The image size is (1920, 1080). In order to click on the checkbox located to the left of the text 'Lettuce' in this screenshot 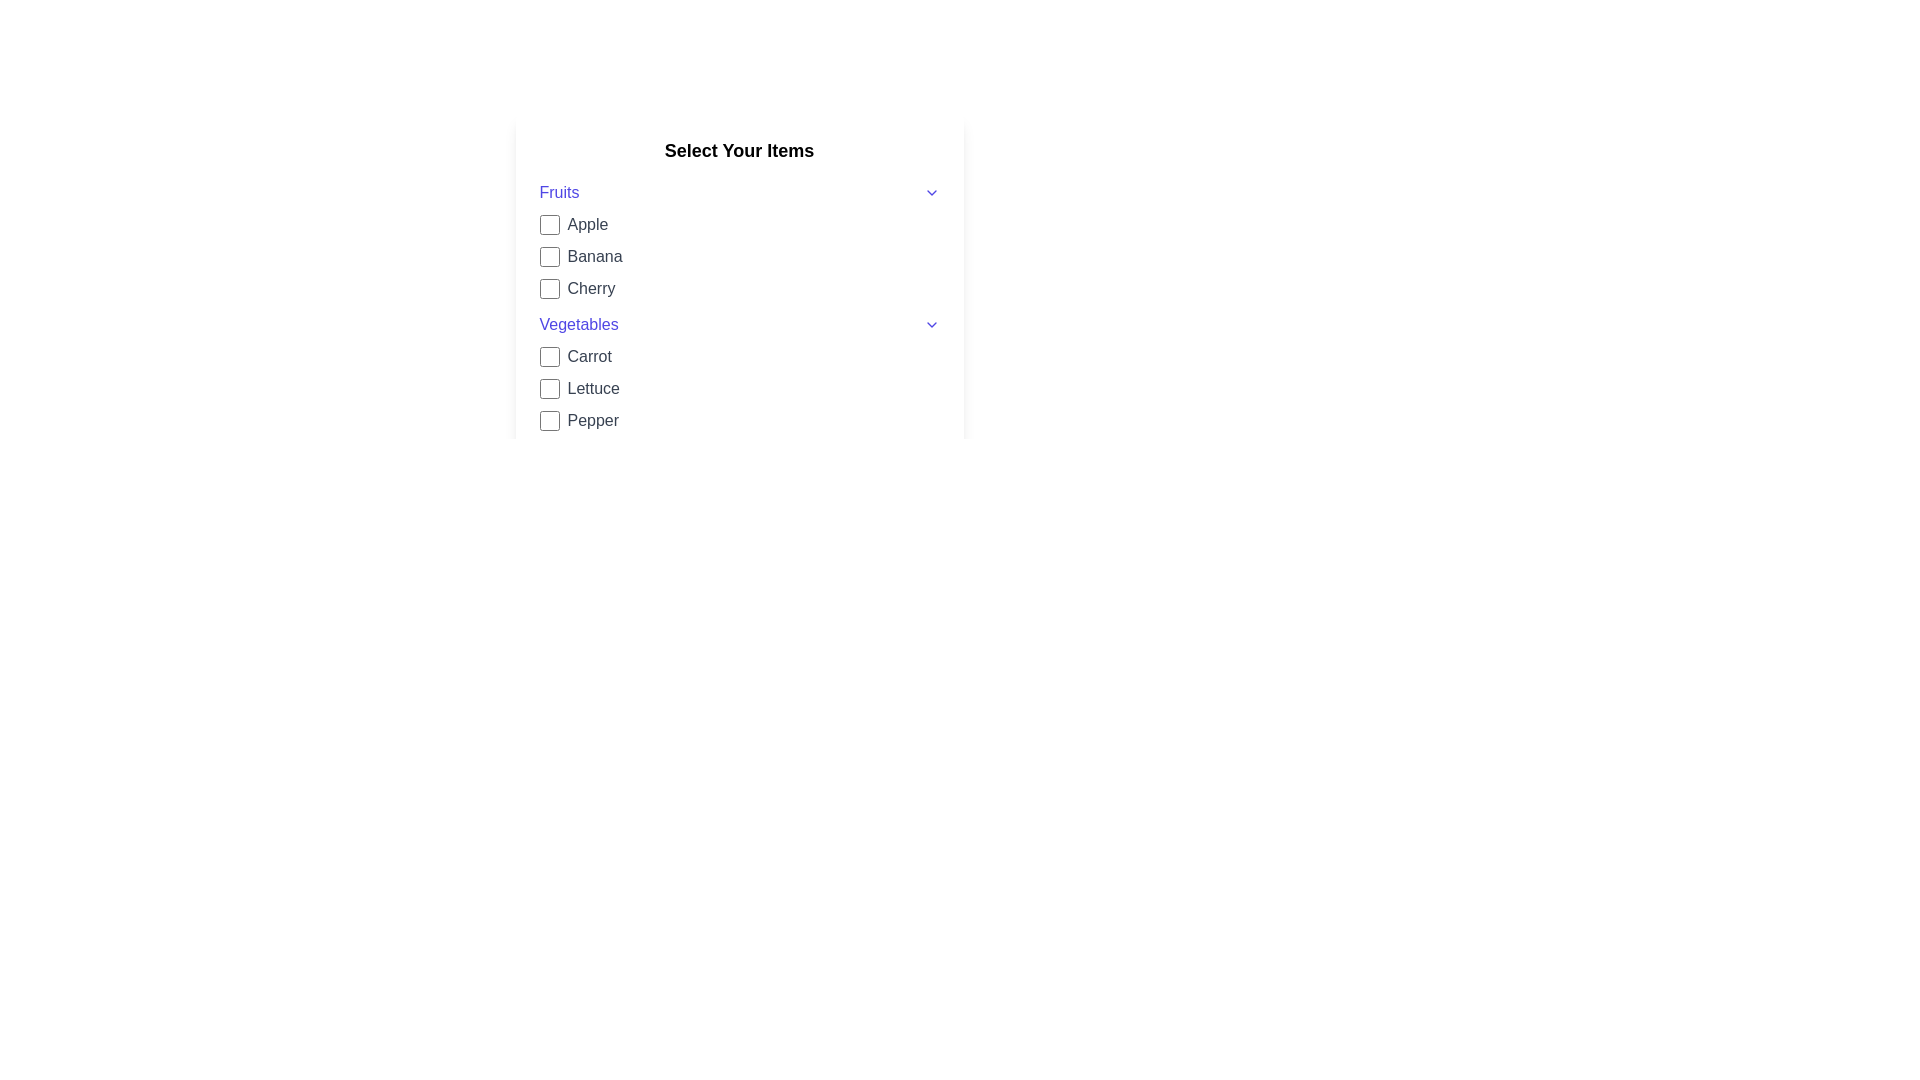, I will do `click(549, 389)`.